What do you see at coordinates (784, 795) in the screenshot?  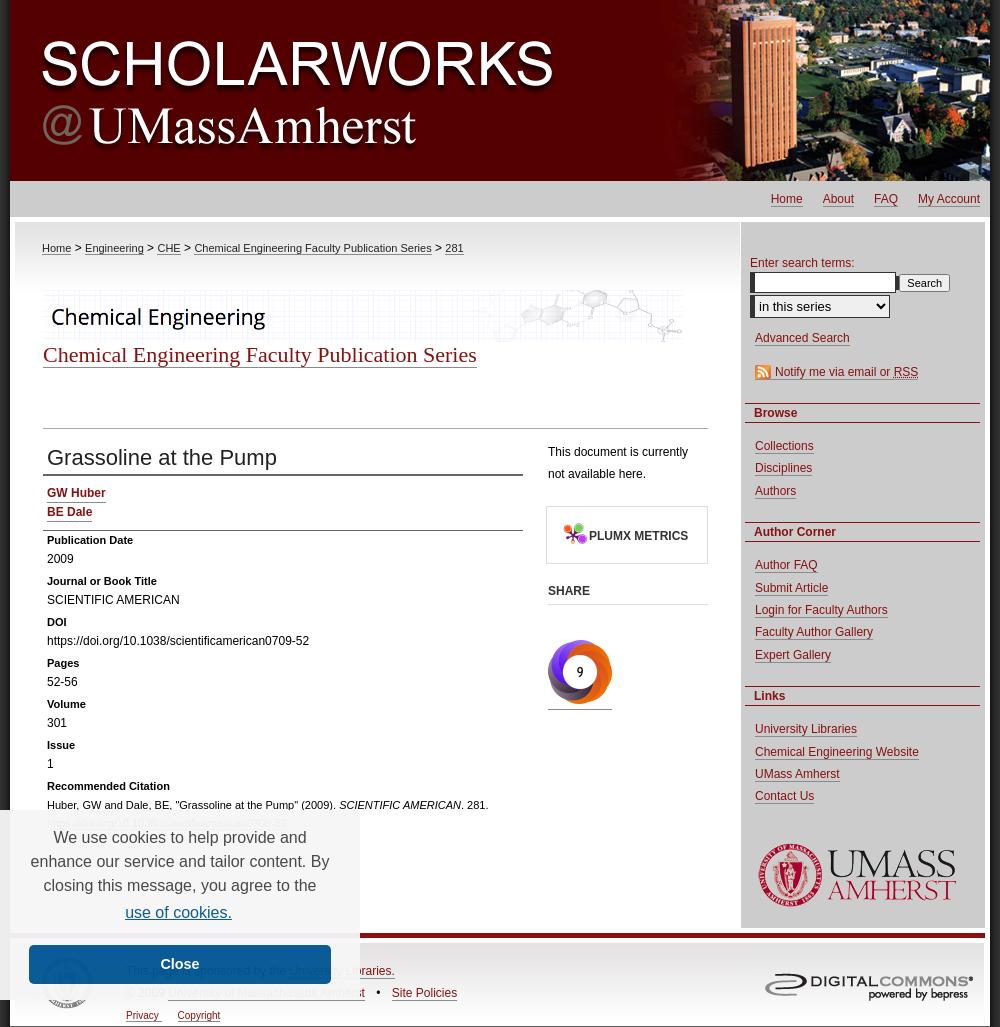 I see `'Contact Us'` at bounding box center [784, 795].